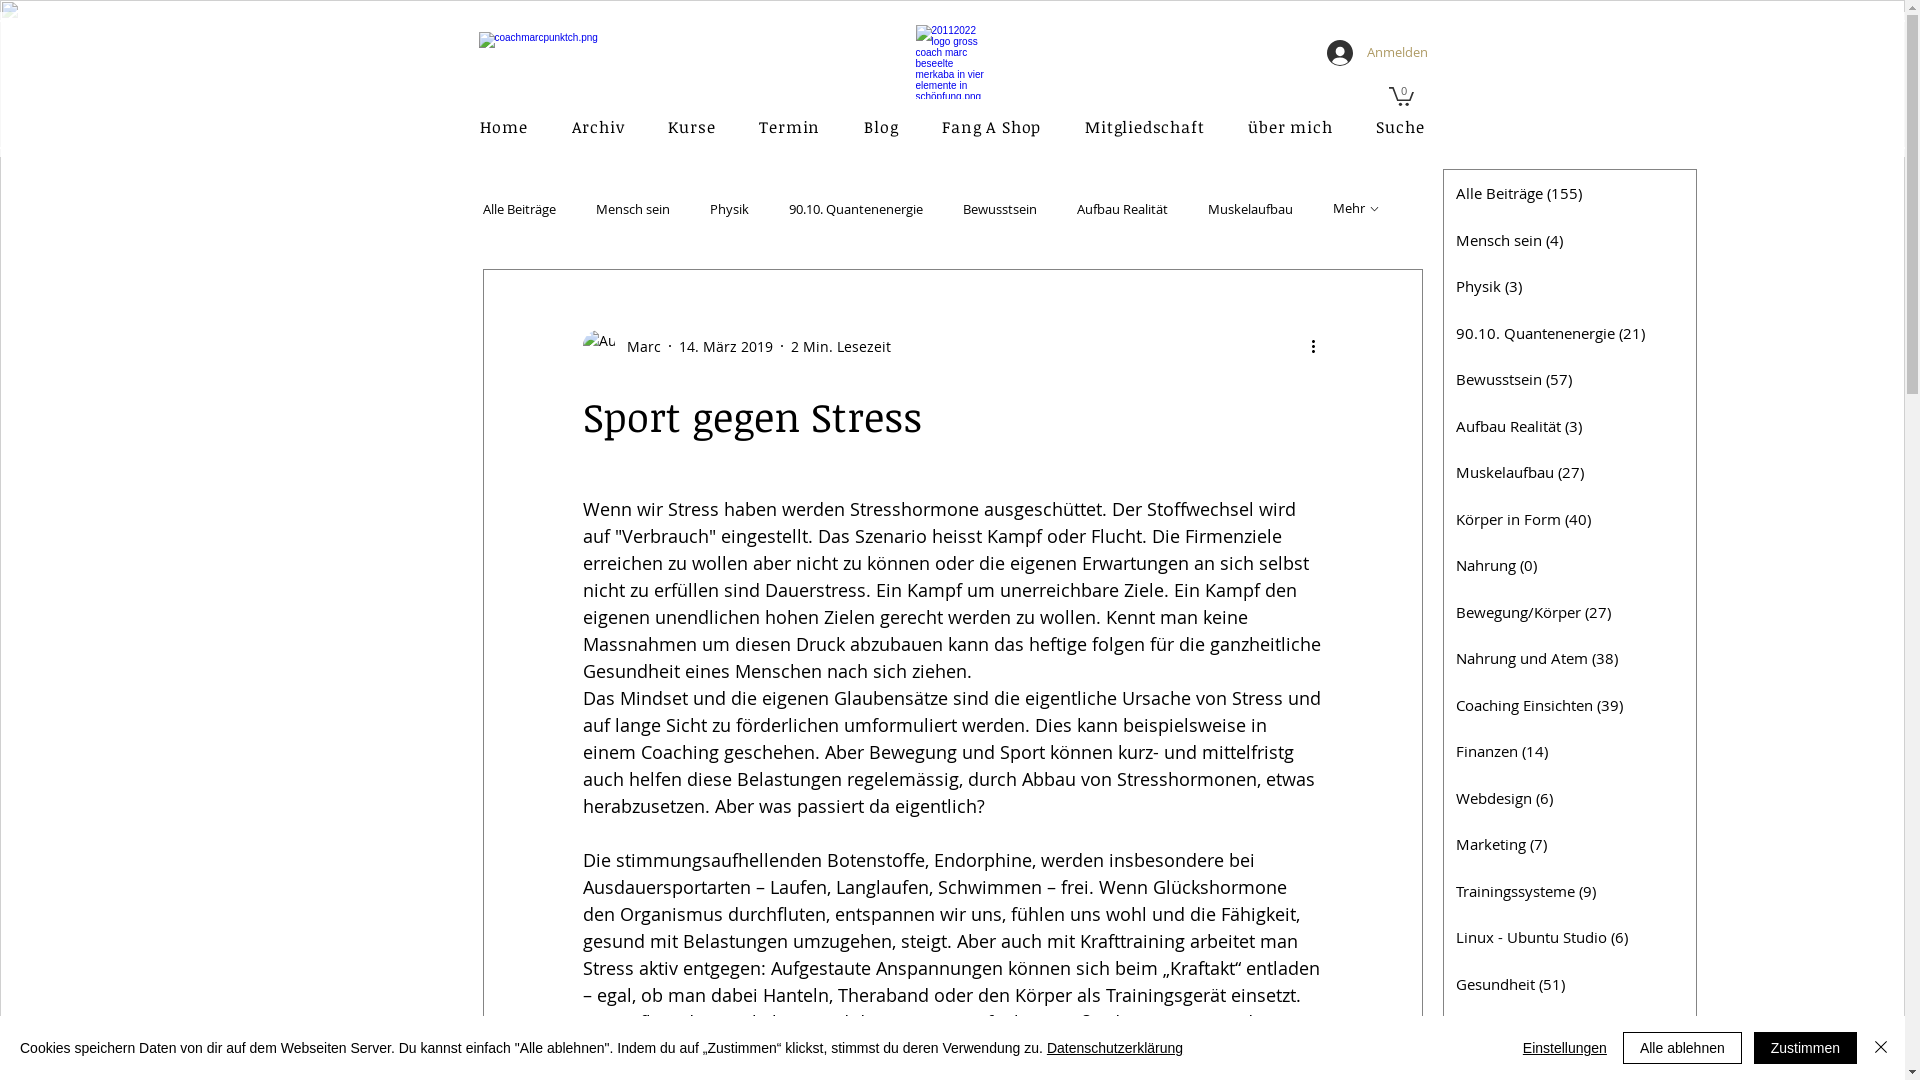 The height and width of the screenshot is (1080, 1920). I want to click on 'Physik', so click(728, 208).